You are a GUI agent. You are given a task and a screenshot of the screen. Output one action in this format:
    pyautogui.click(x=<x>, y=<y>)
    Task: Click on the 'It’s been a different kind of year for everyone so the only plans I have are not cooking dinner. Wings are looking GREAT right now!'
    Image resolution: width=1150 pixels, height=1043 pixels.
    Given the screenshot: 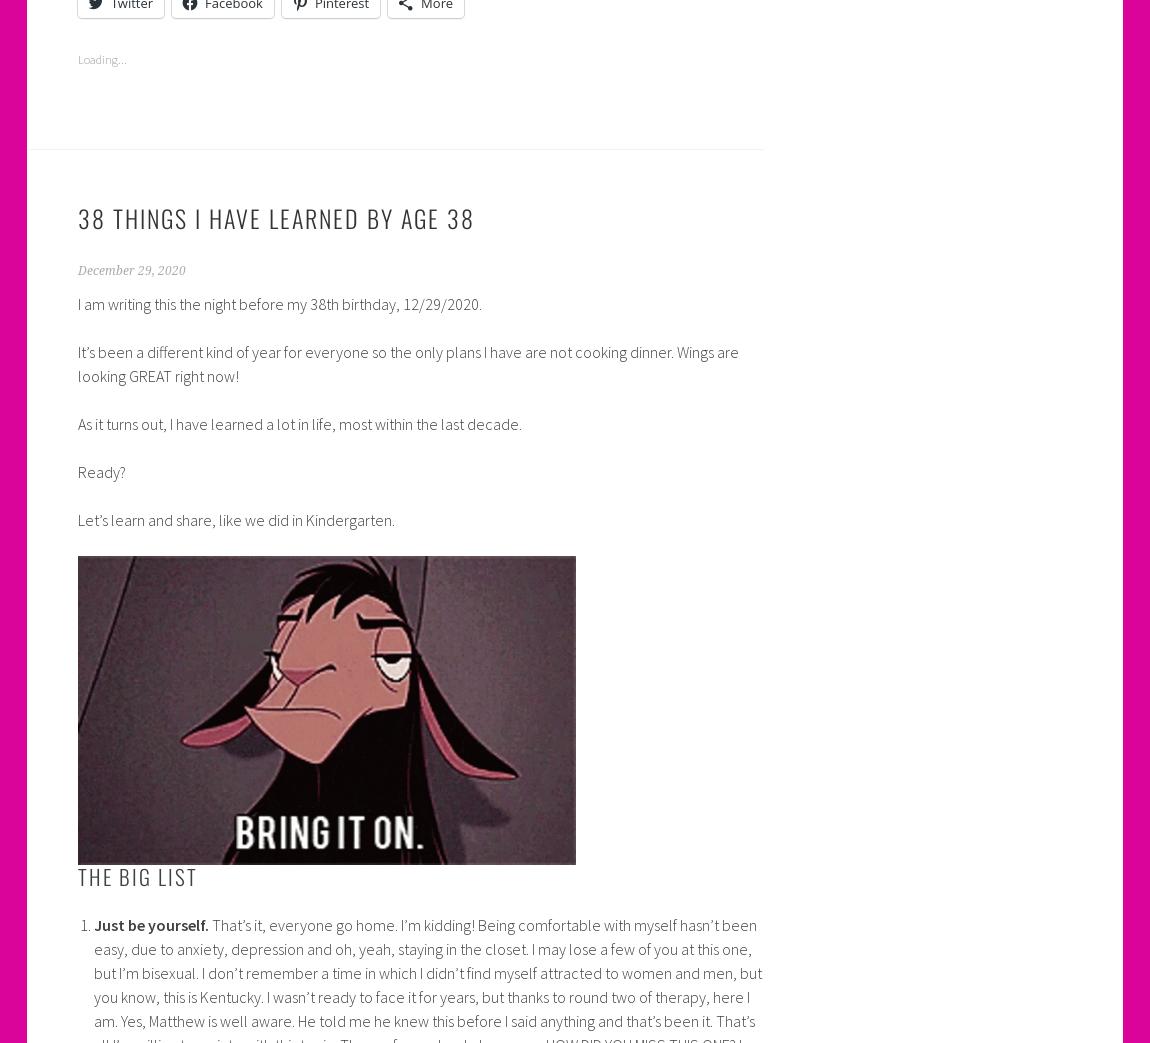 What is the action you would take?
    pyautogui.click(x=407, y=363)
    